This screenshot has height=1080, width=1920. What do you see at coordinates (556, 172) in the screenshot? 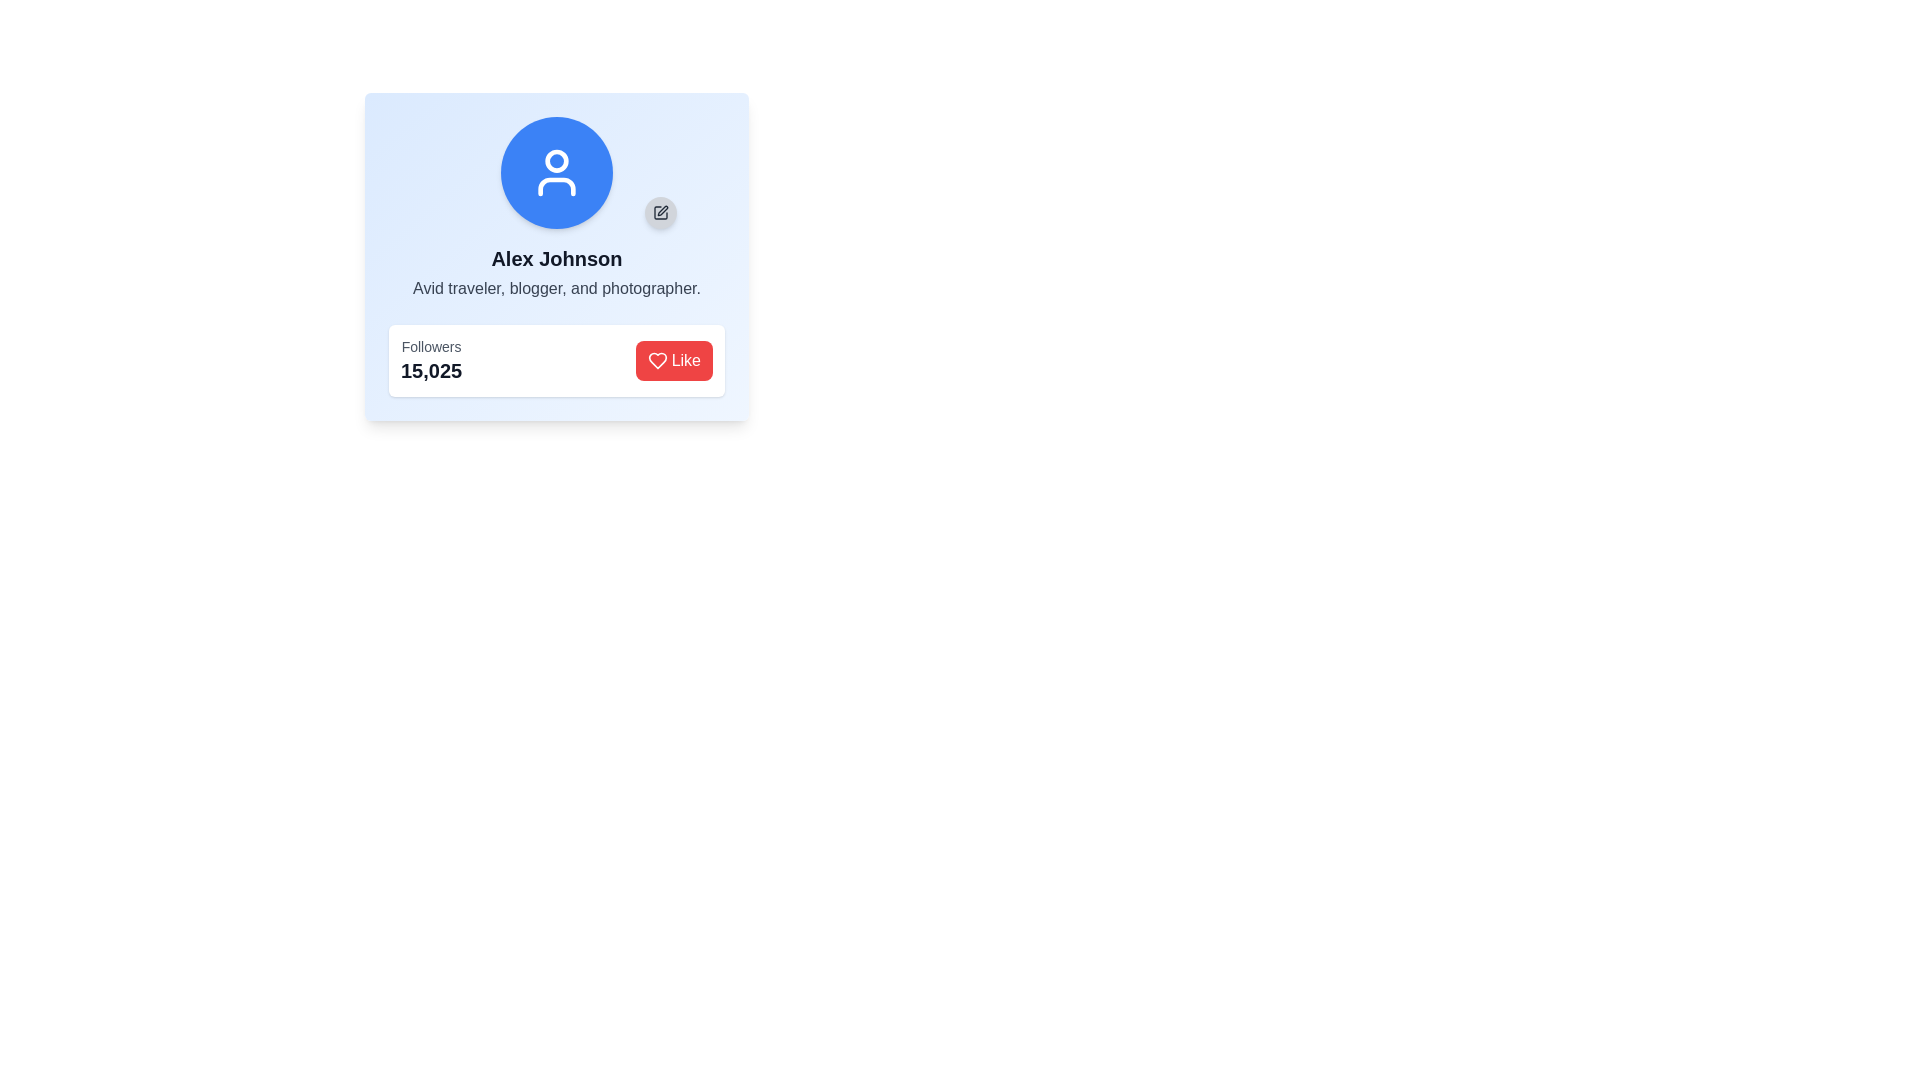
I see `the circular blue icon with a white user silhouette, which is centered above the username 'Alex Johnson'` at bounding box center [556, 172].